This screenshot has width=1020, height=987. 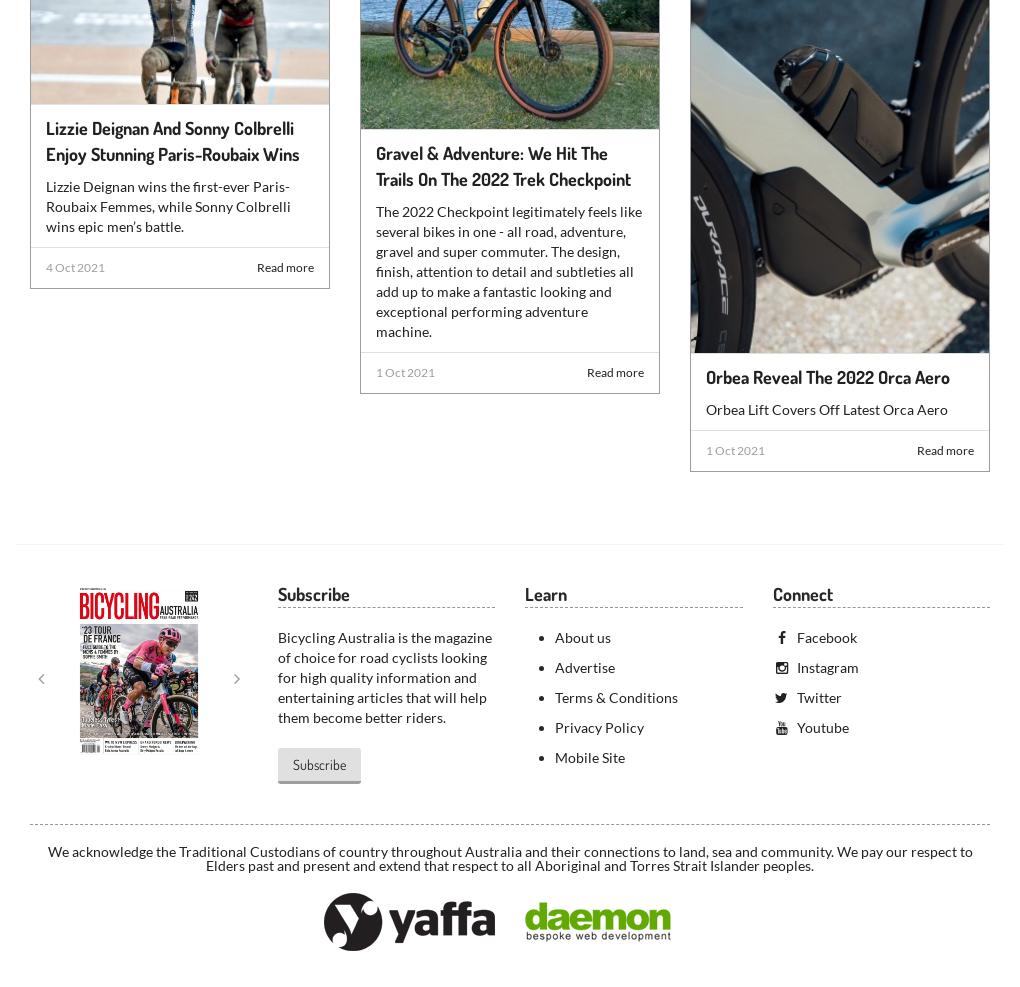 I want to click on 'The 2022 Checkpoint legitimately feels like several bikes in one - all road, adventure, gravel and super commuter. The design, finish, attention to detail and subtleties all add up to make a fantastic looking and exceptional performing adventure machine.', so click(x=508, y=271).